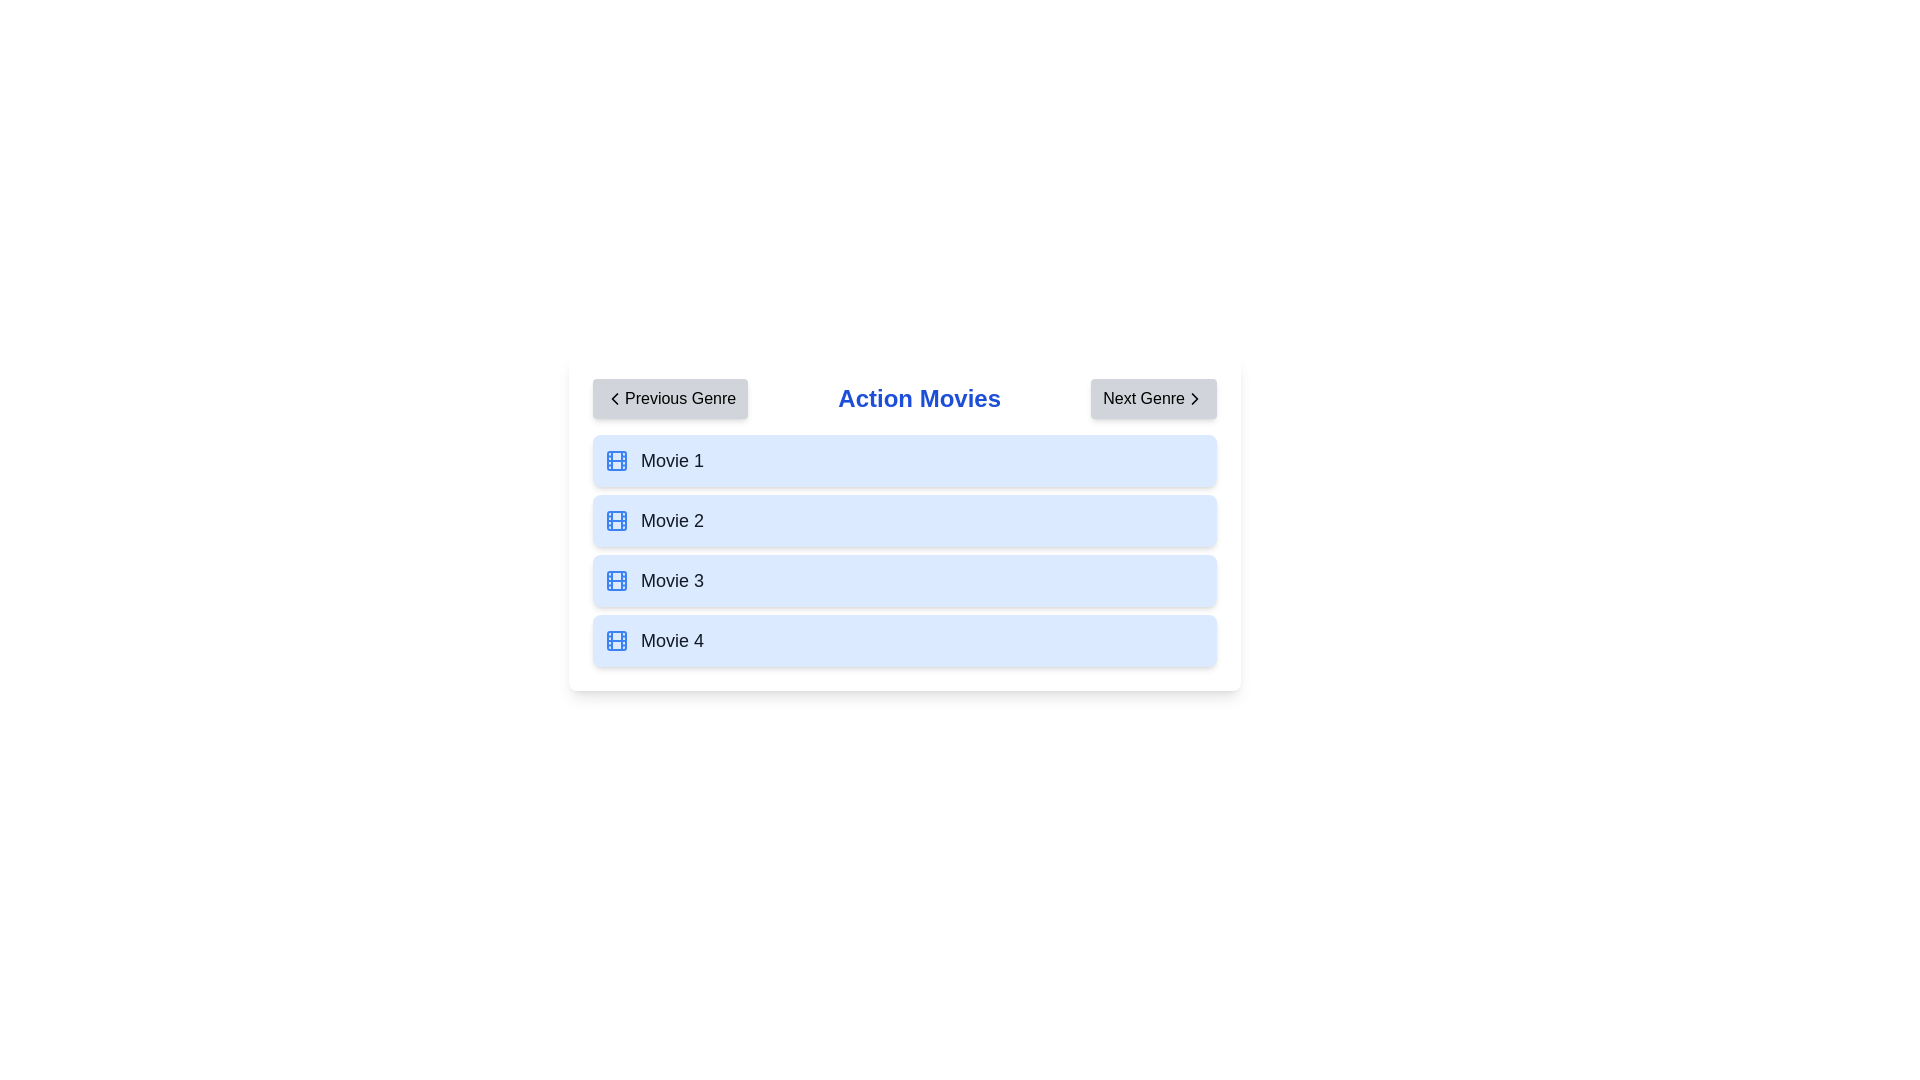  What do you see at coordinates (1154, 398) in the screenshot?
I see `the rightmost button in the horizontal group at the top of the interface` at bounding box center [1154, 398].